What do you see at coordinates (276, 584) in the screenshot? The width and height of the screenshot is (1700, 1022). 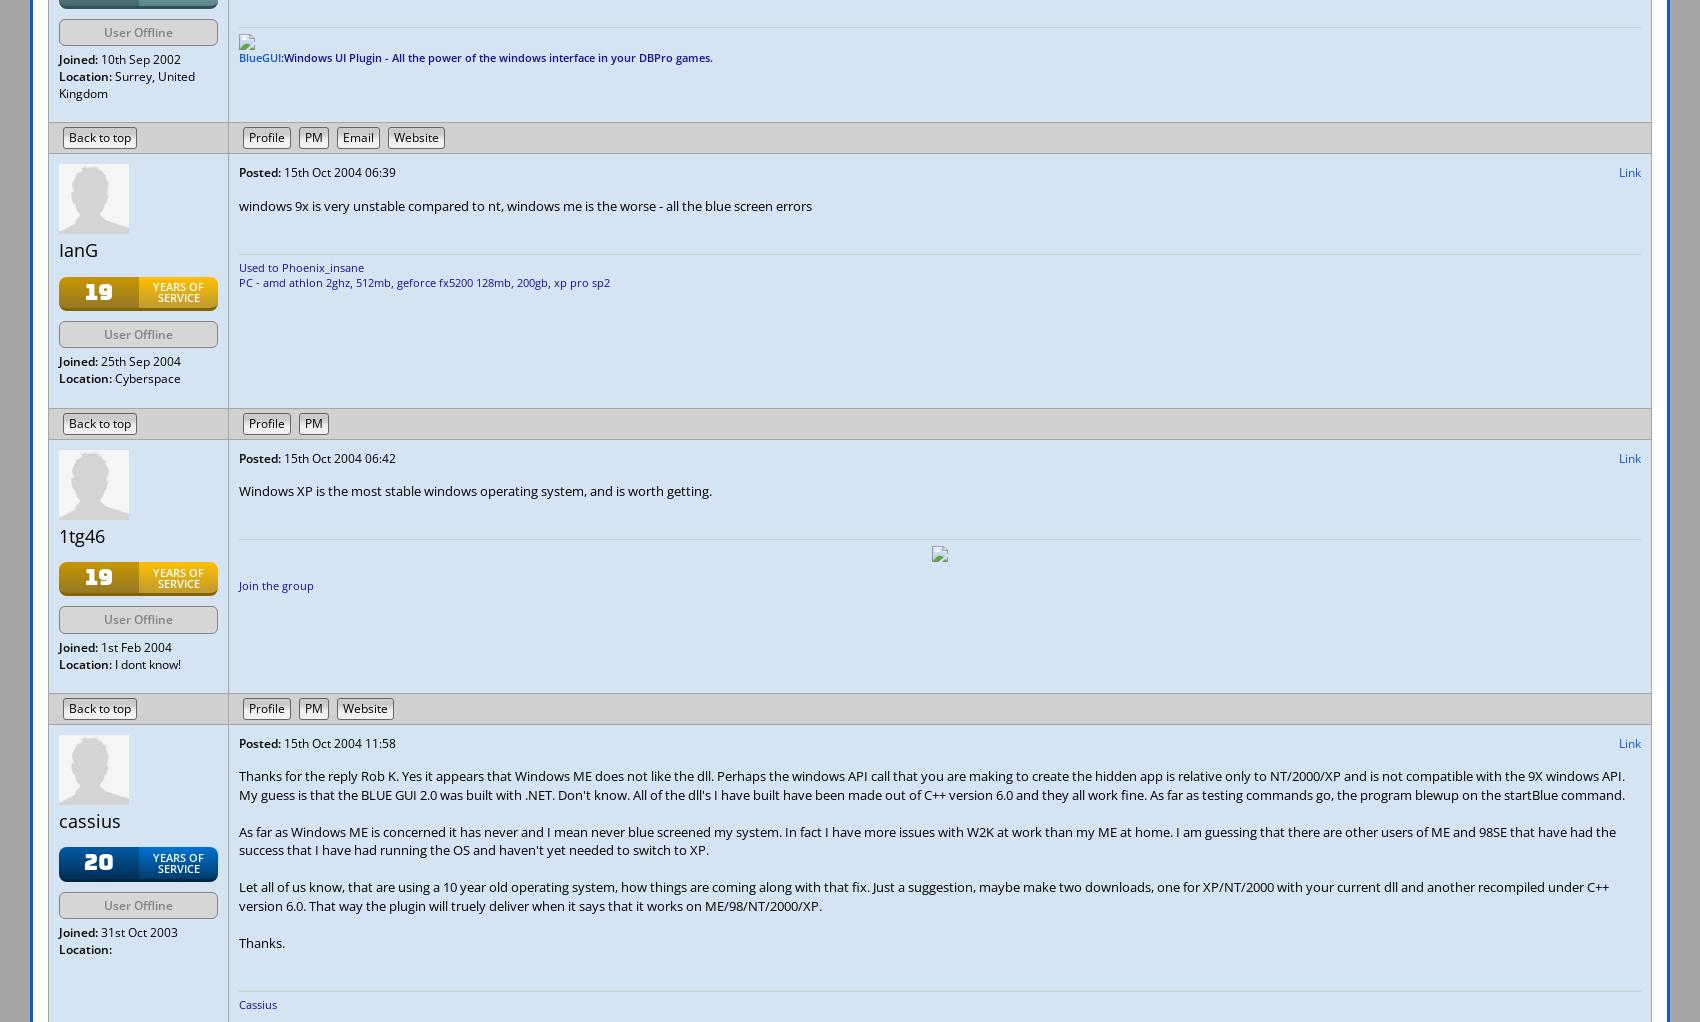 I see `'Join the group'` at bounding box center [276, 584].